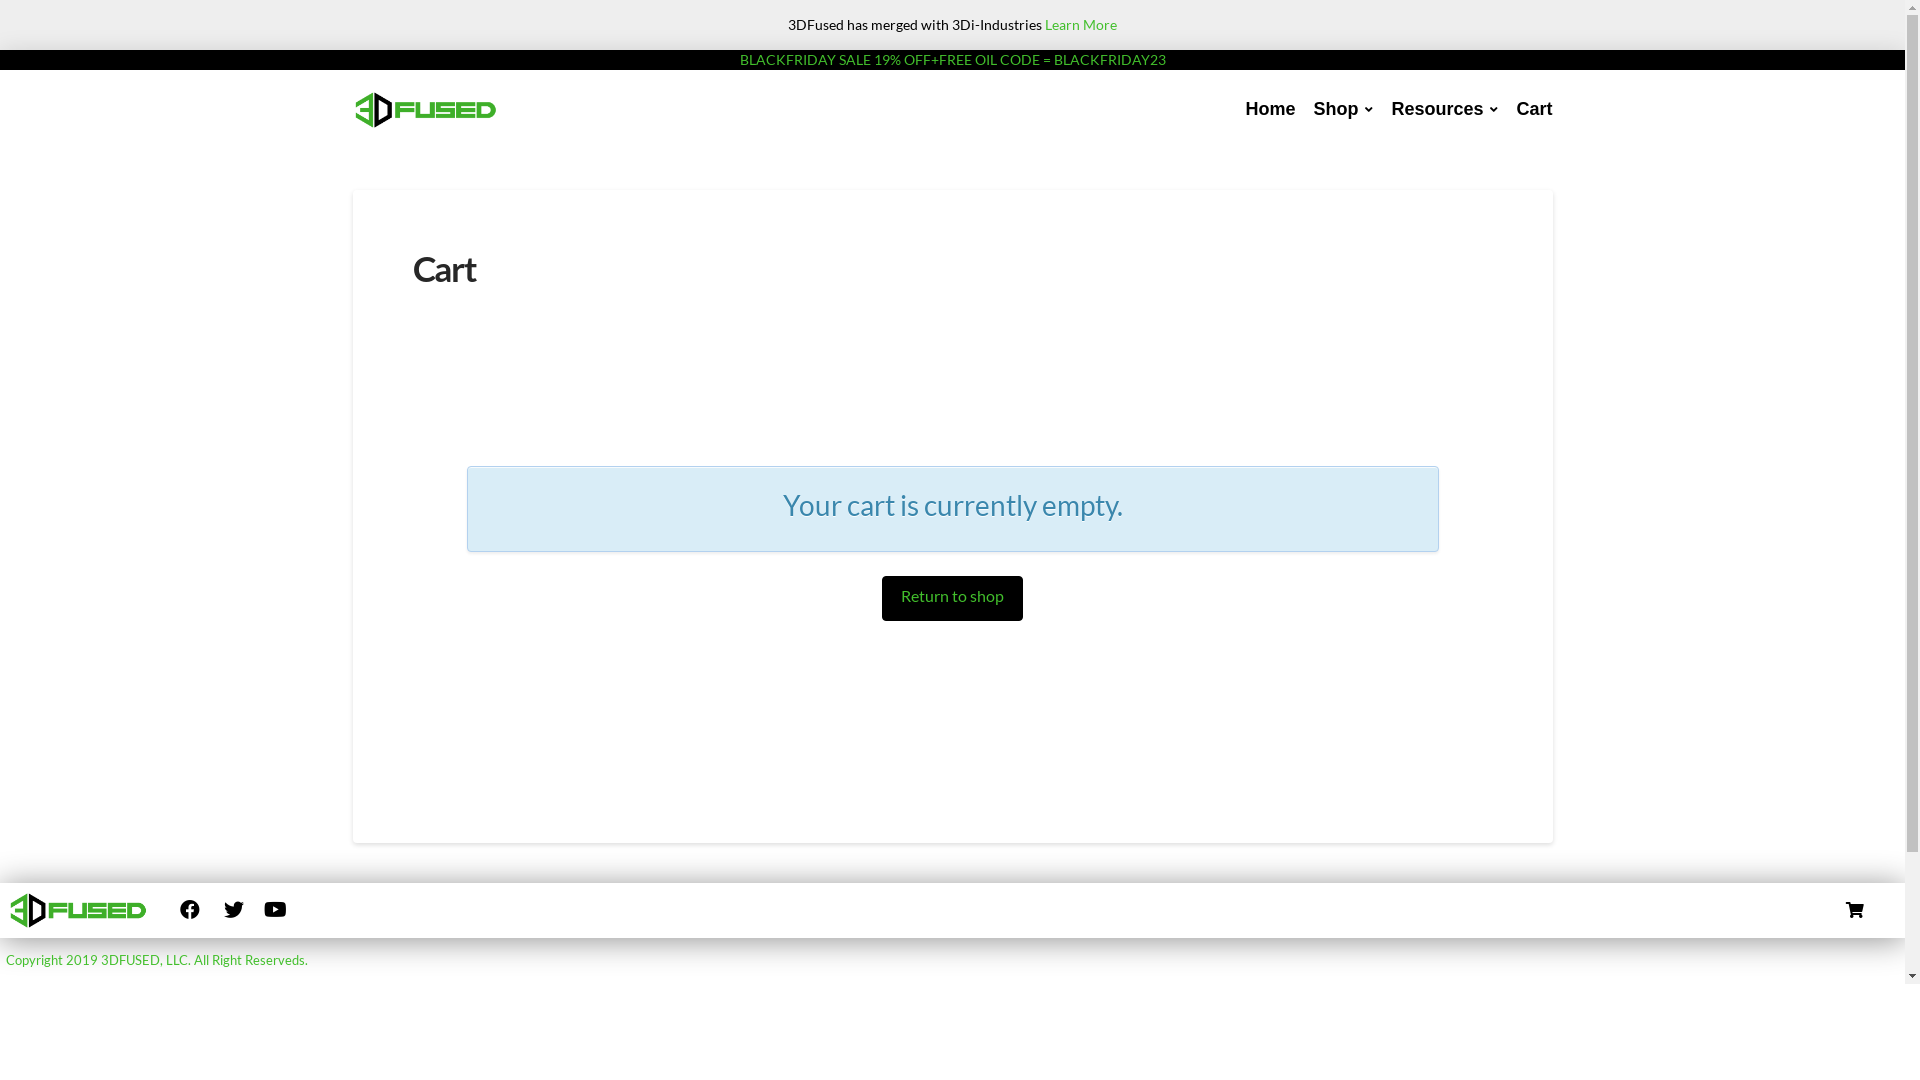  I want to click on 'Home', so click(1269, 110).